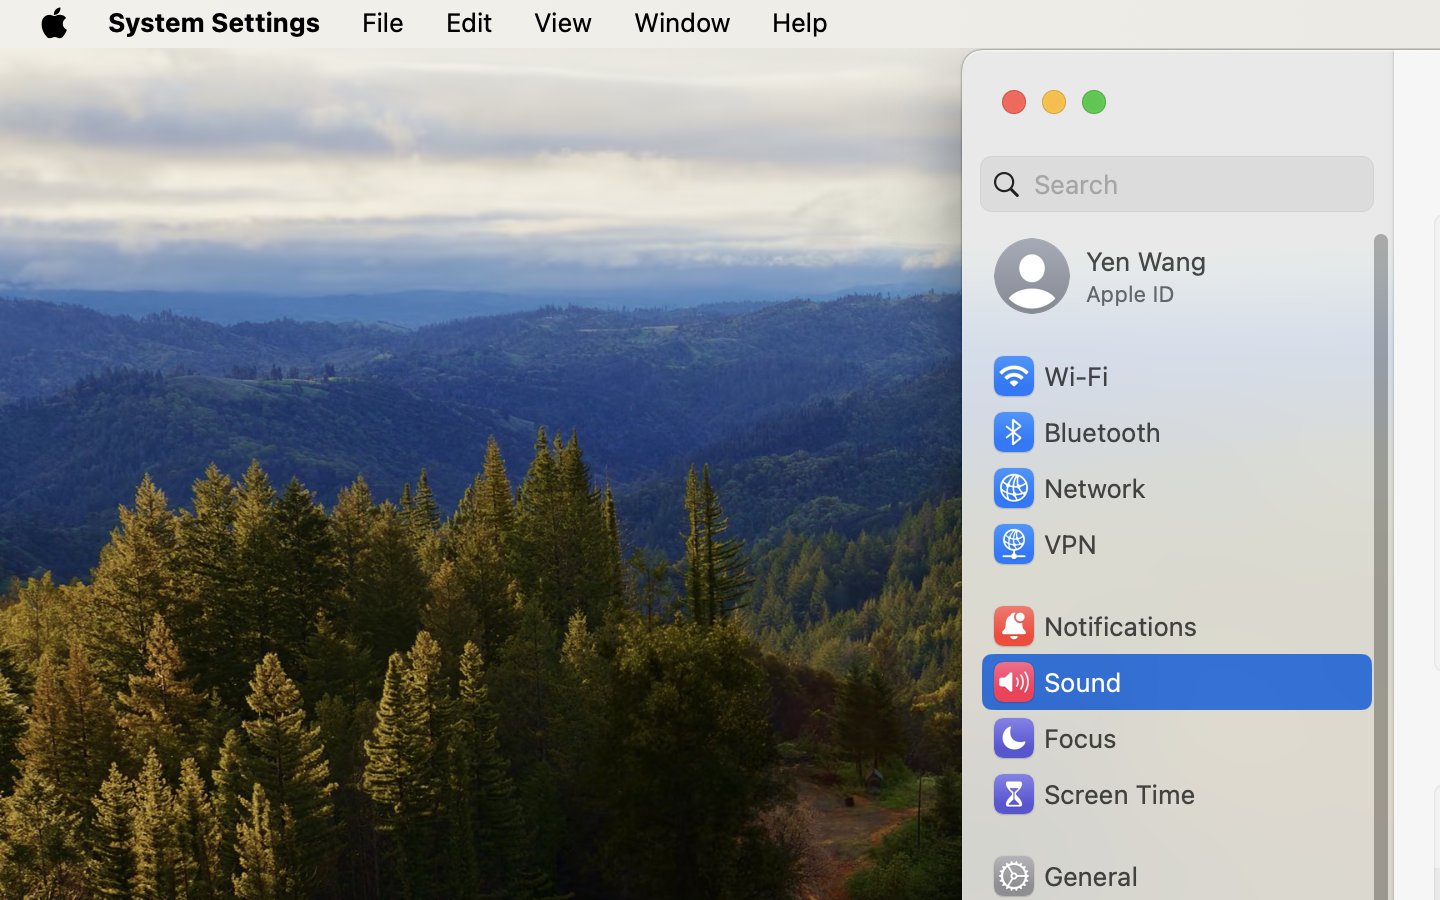 The width and height of the screenshot is (1440, 900). Describe the element at coordinates (1042, 542) in the screenshot. I see `'VPN'` at that location.